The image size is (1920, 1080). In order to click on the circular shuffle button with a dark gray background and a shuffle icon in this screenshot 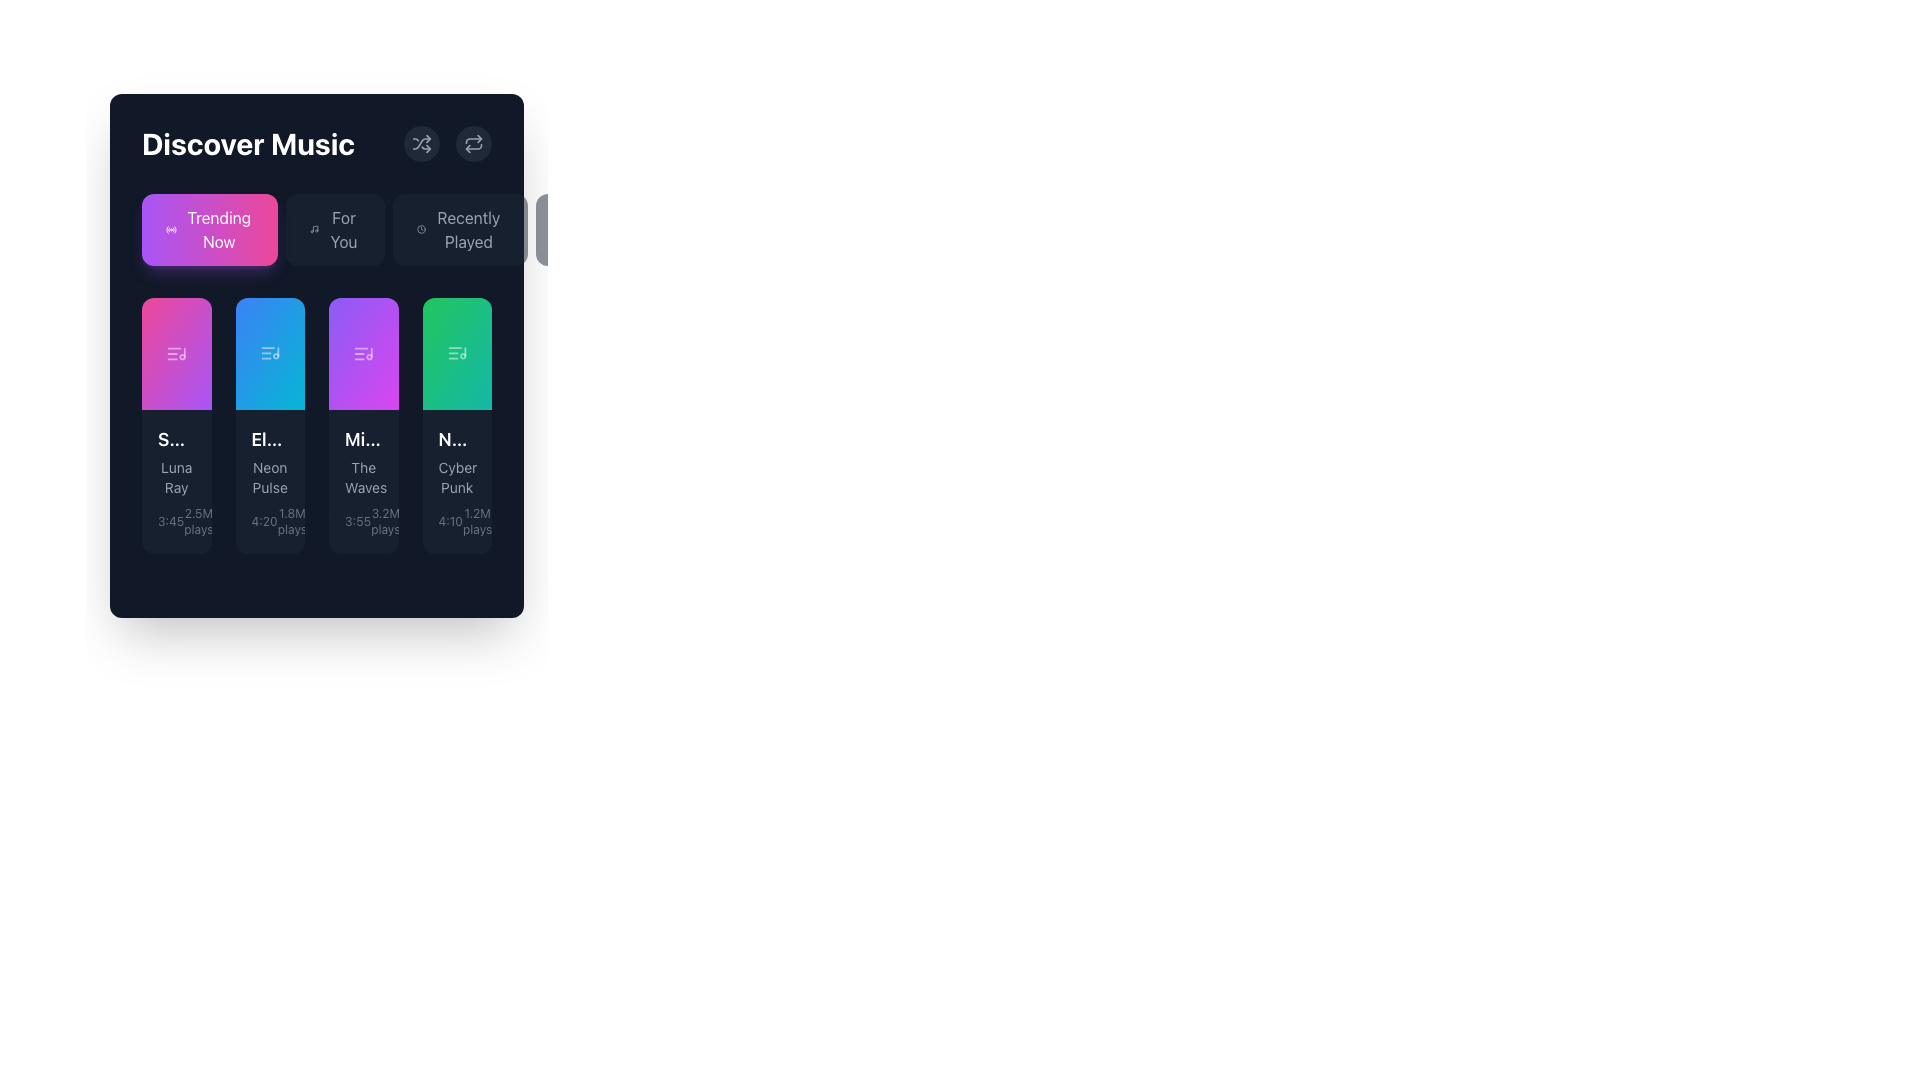, I will do `click(421, 142)`.